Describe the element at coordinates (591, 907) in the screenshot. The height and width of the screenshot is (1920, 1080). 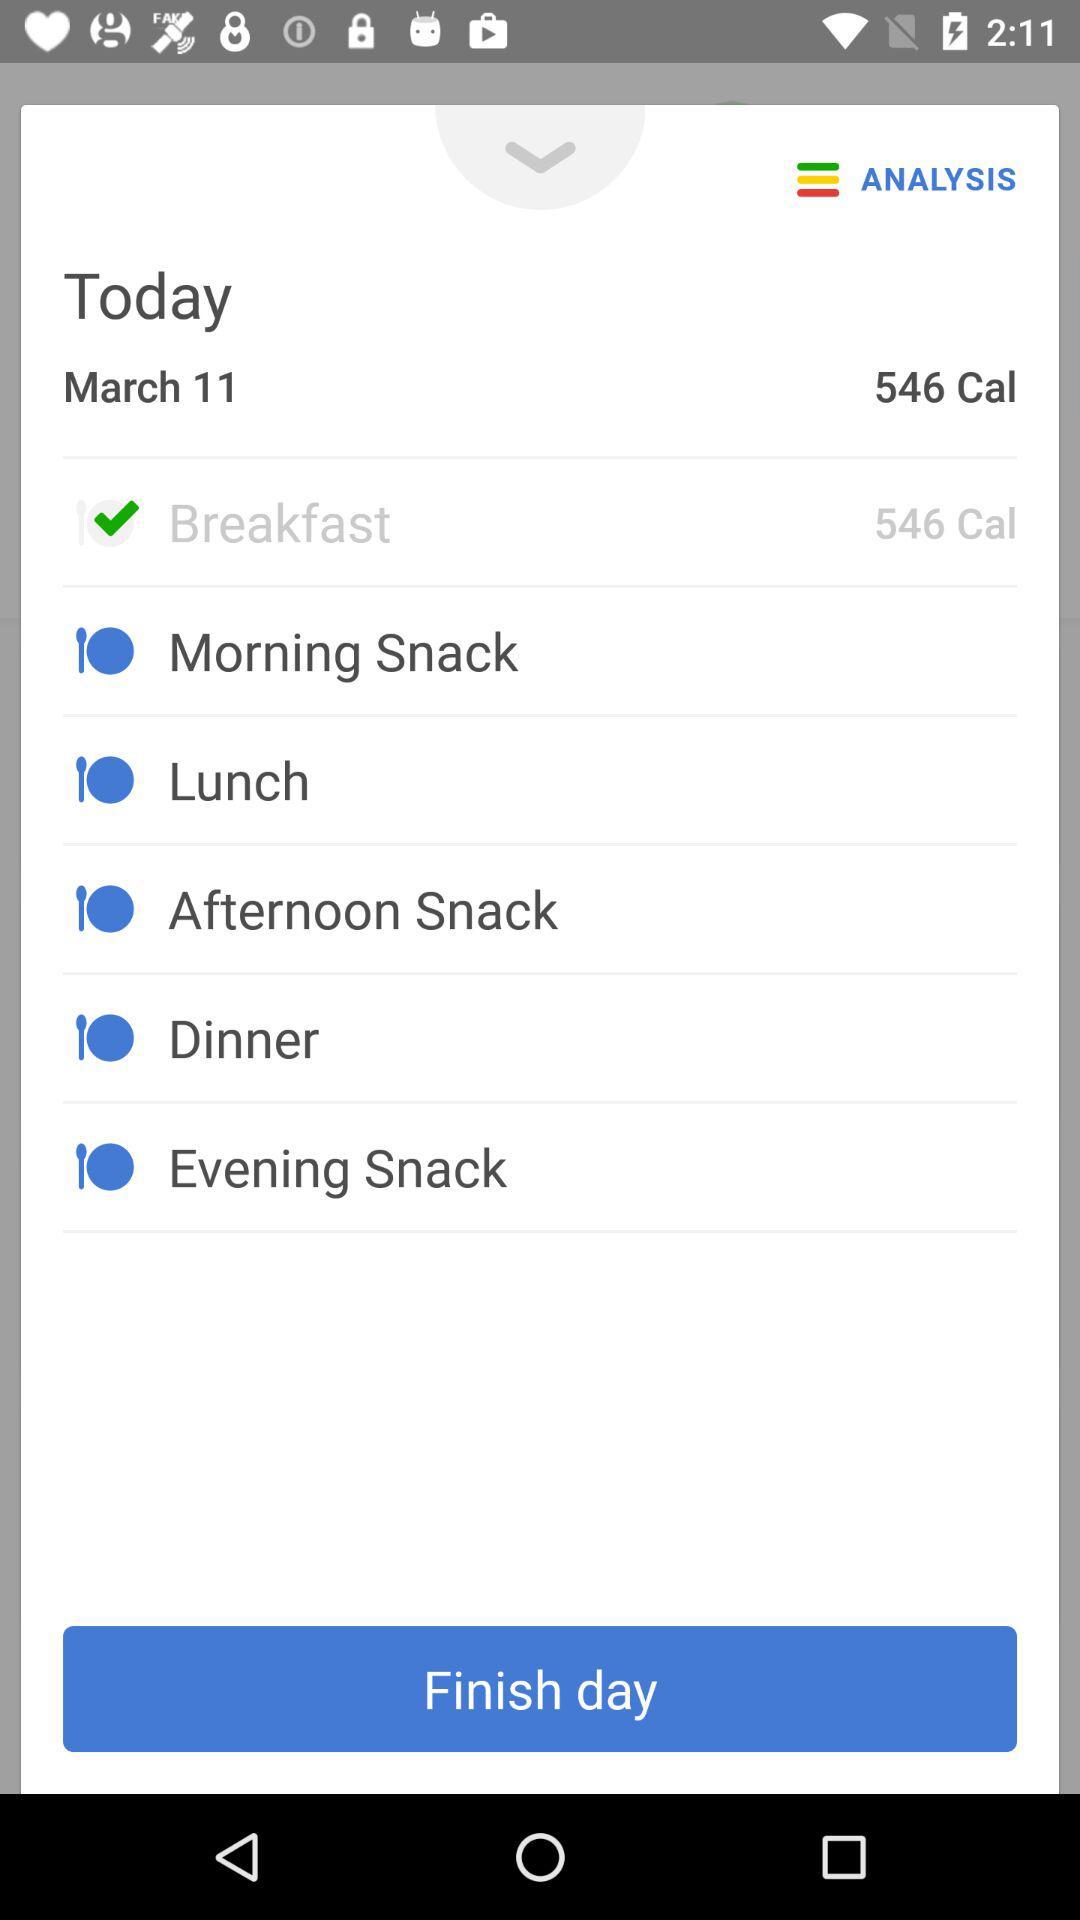
I see `the afternoon snack` at that location.